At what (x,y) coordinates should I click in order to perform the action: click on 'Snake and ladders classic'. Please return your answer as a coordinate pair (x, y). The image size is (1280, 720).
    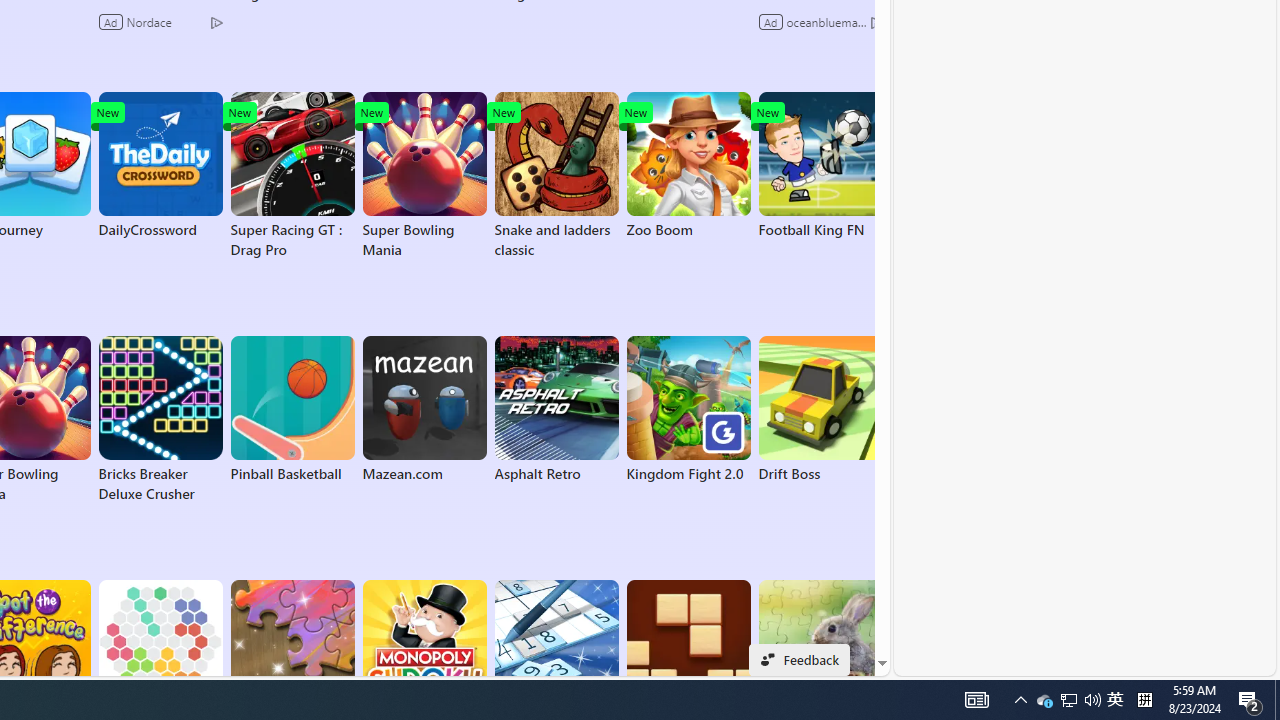
    Looking at the image, I should click on (556, 175).